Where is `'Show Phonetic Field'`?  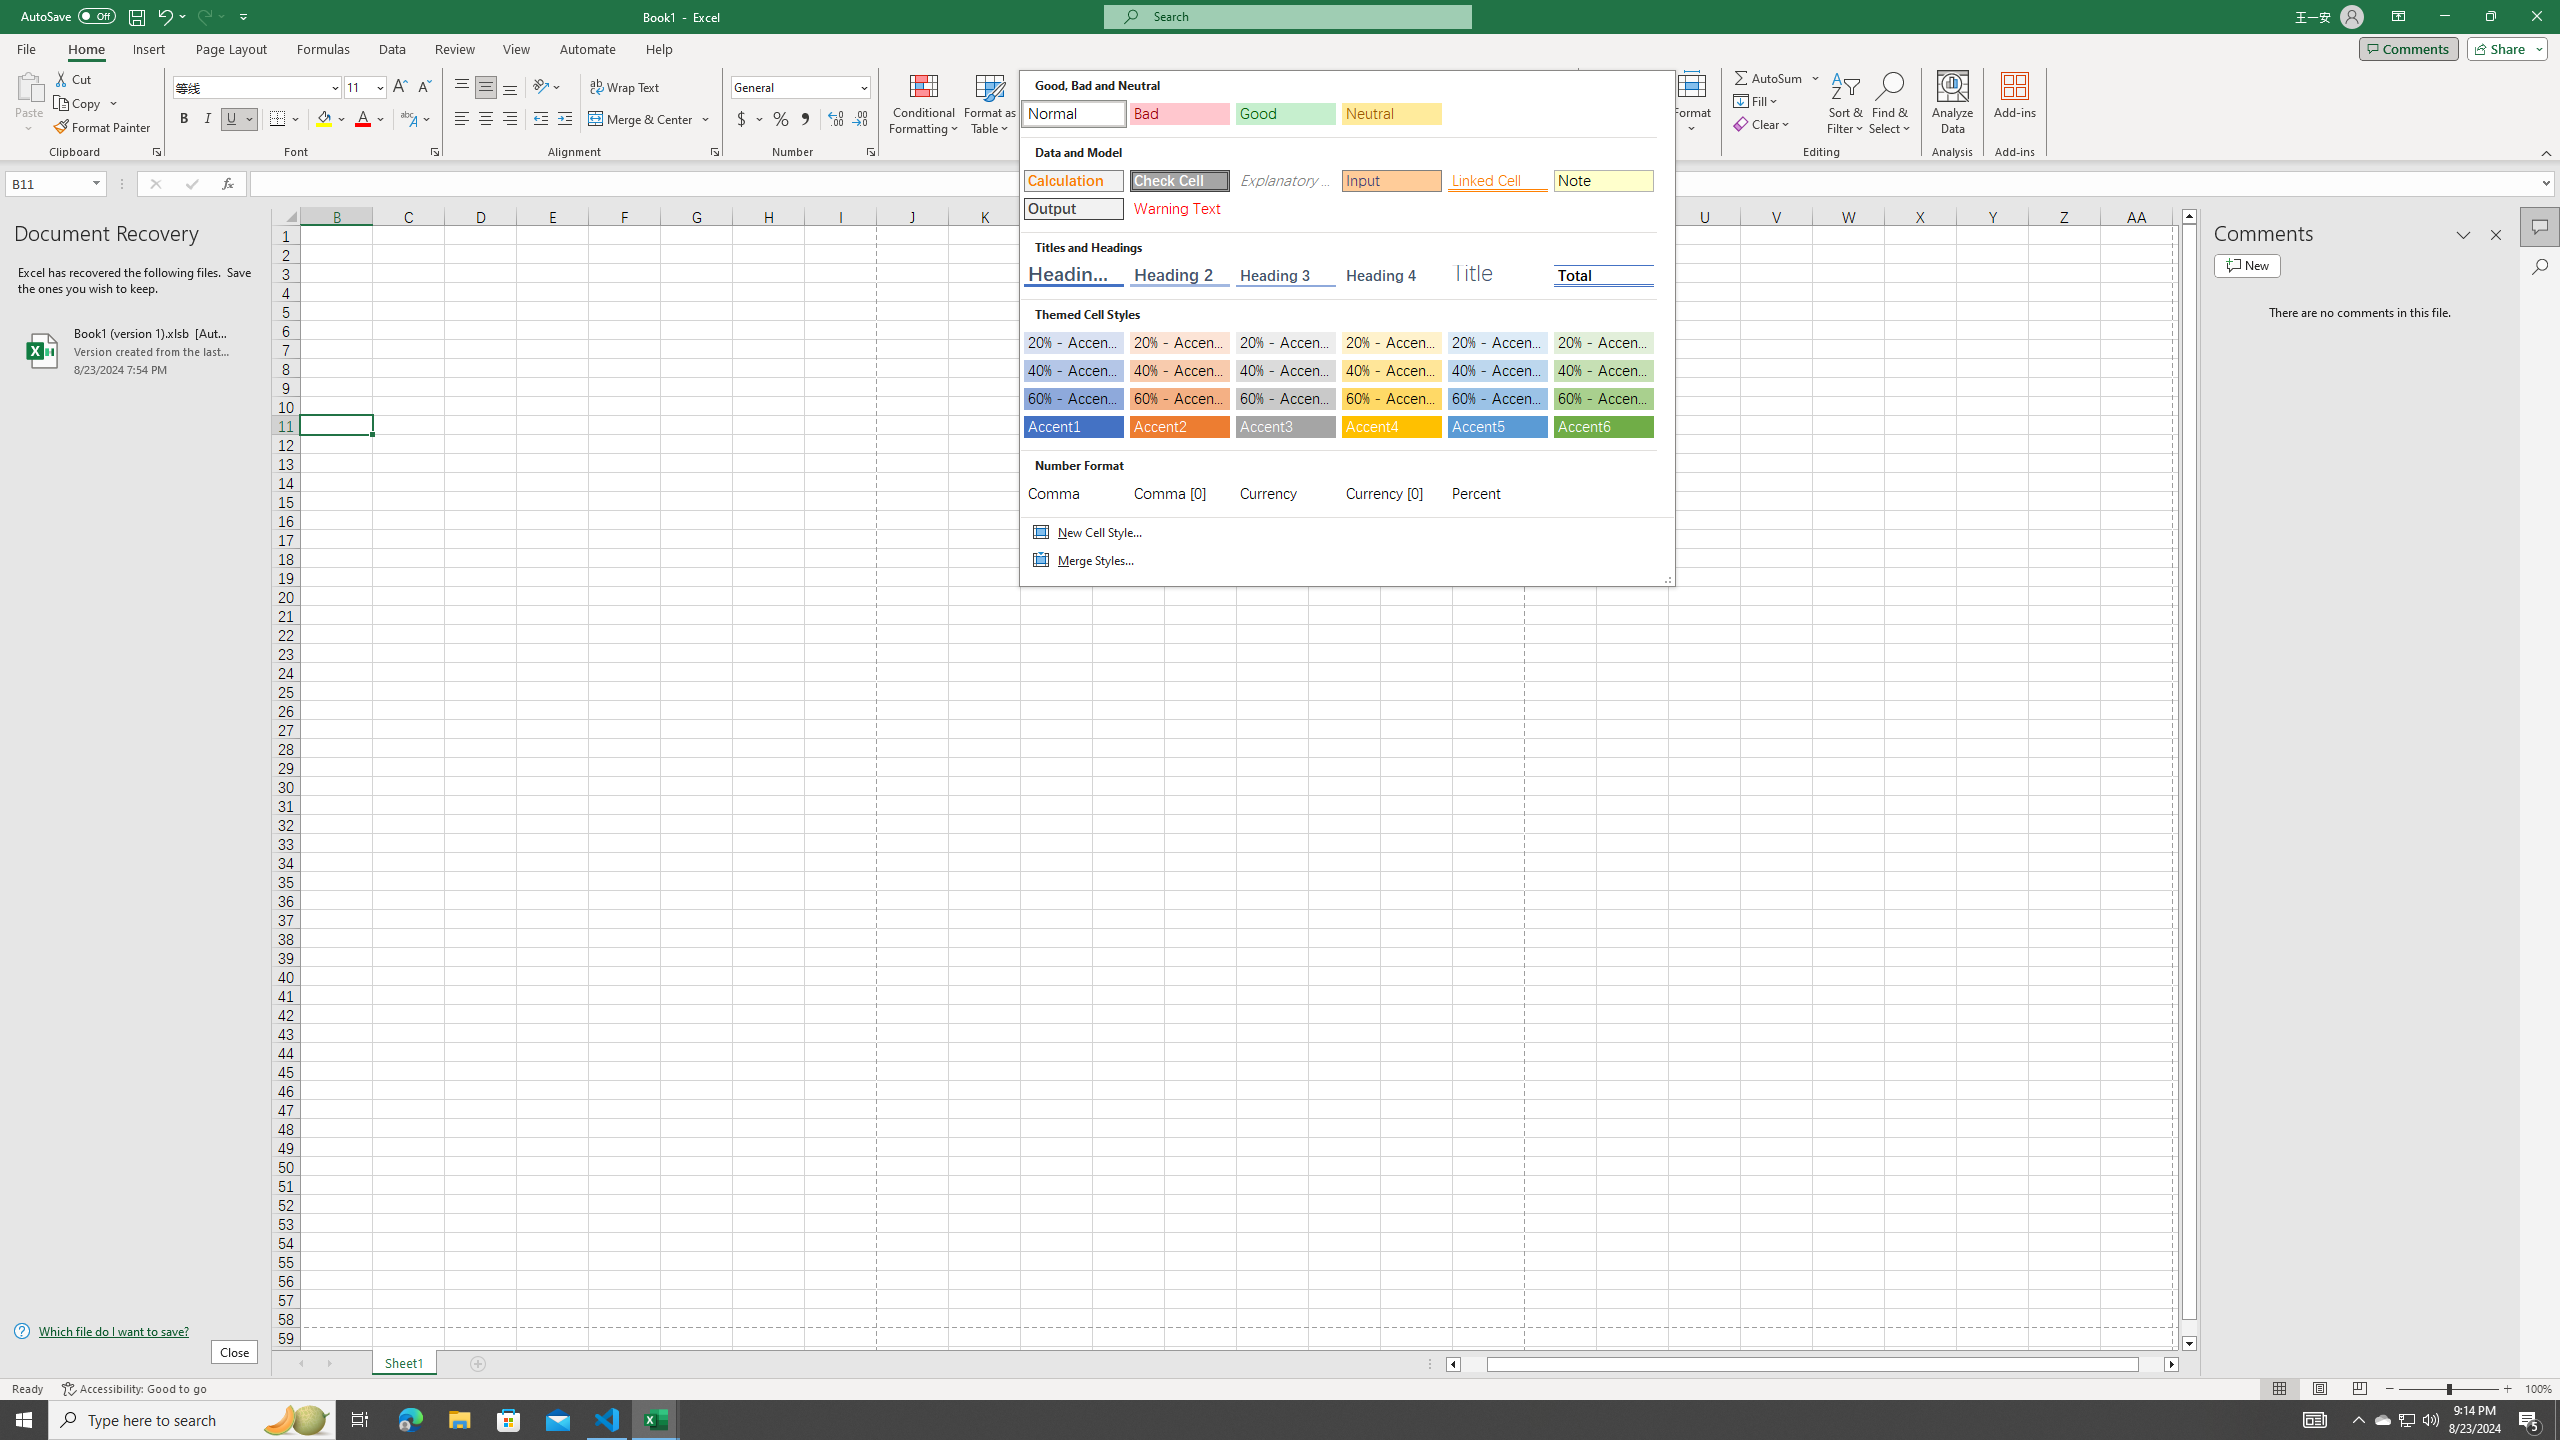 'Show Phonetic Field' is located at coordinates (415, 118).